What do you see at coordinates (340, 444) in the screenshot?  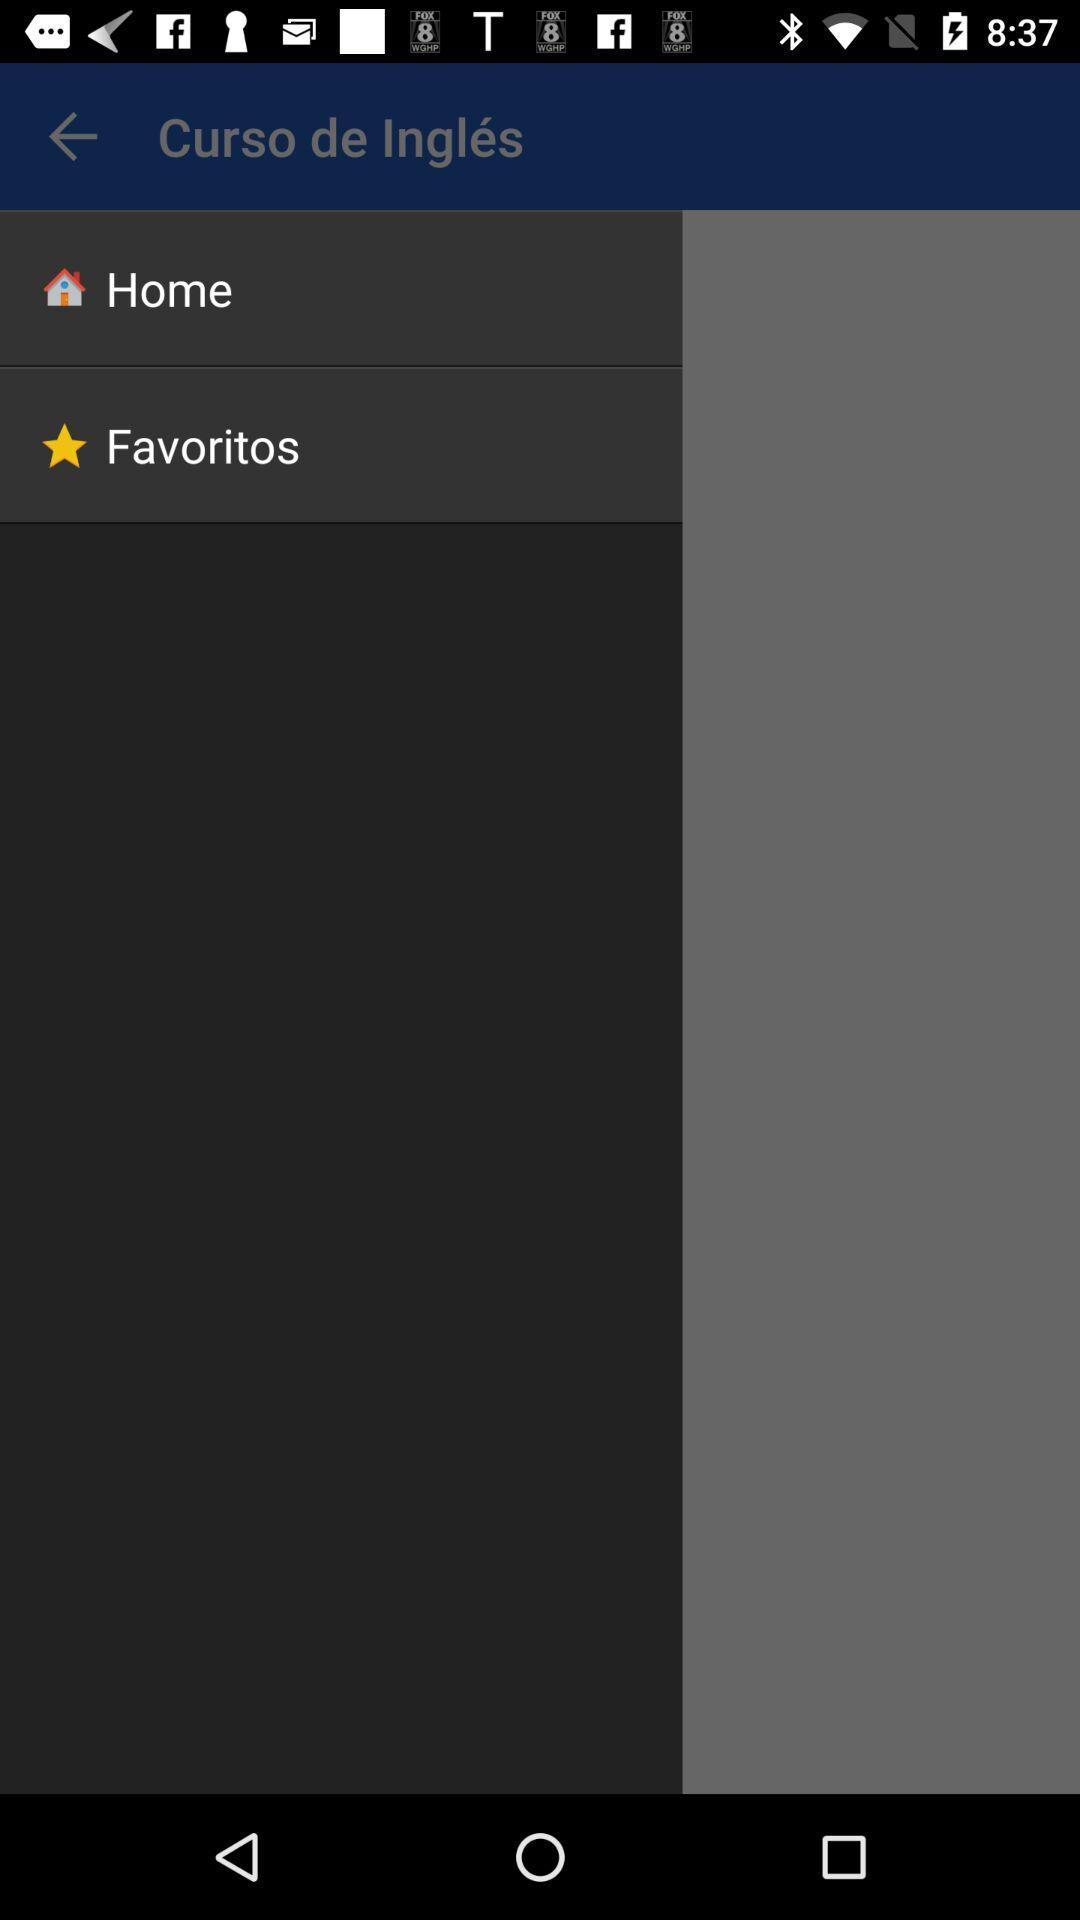 I see `app below the home item` at bounding box center [340, 444].